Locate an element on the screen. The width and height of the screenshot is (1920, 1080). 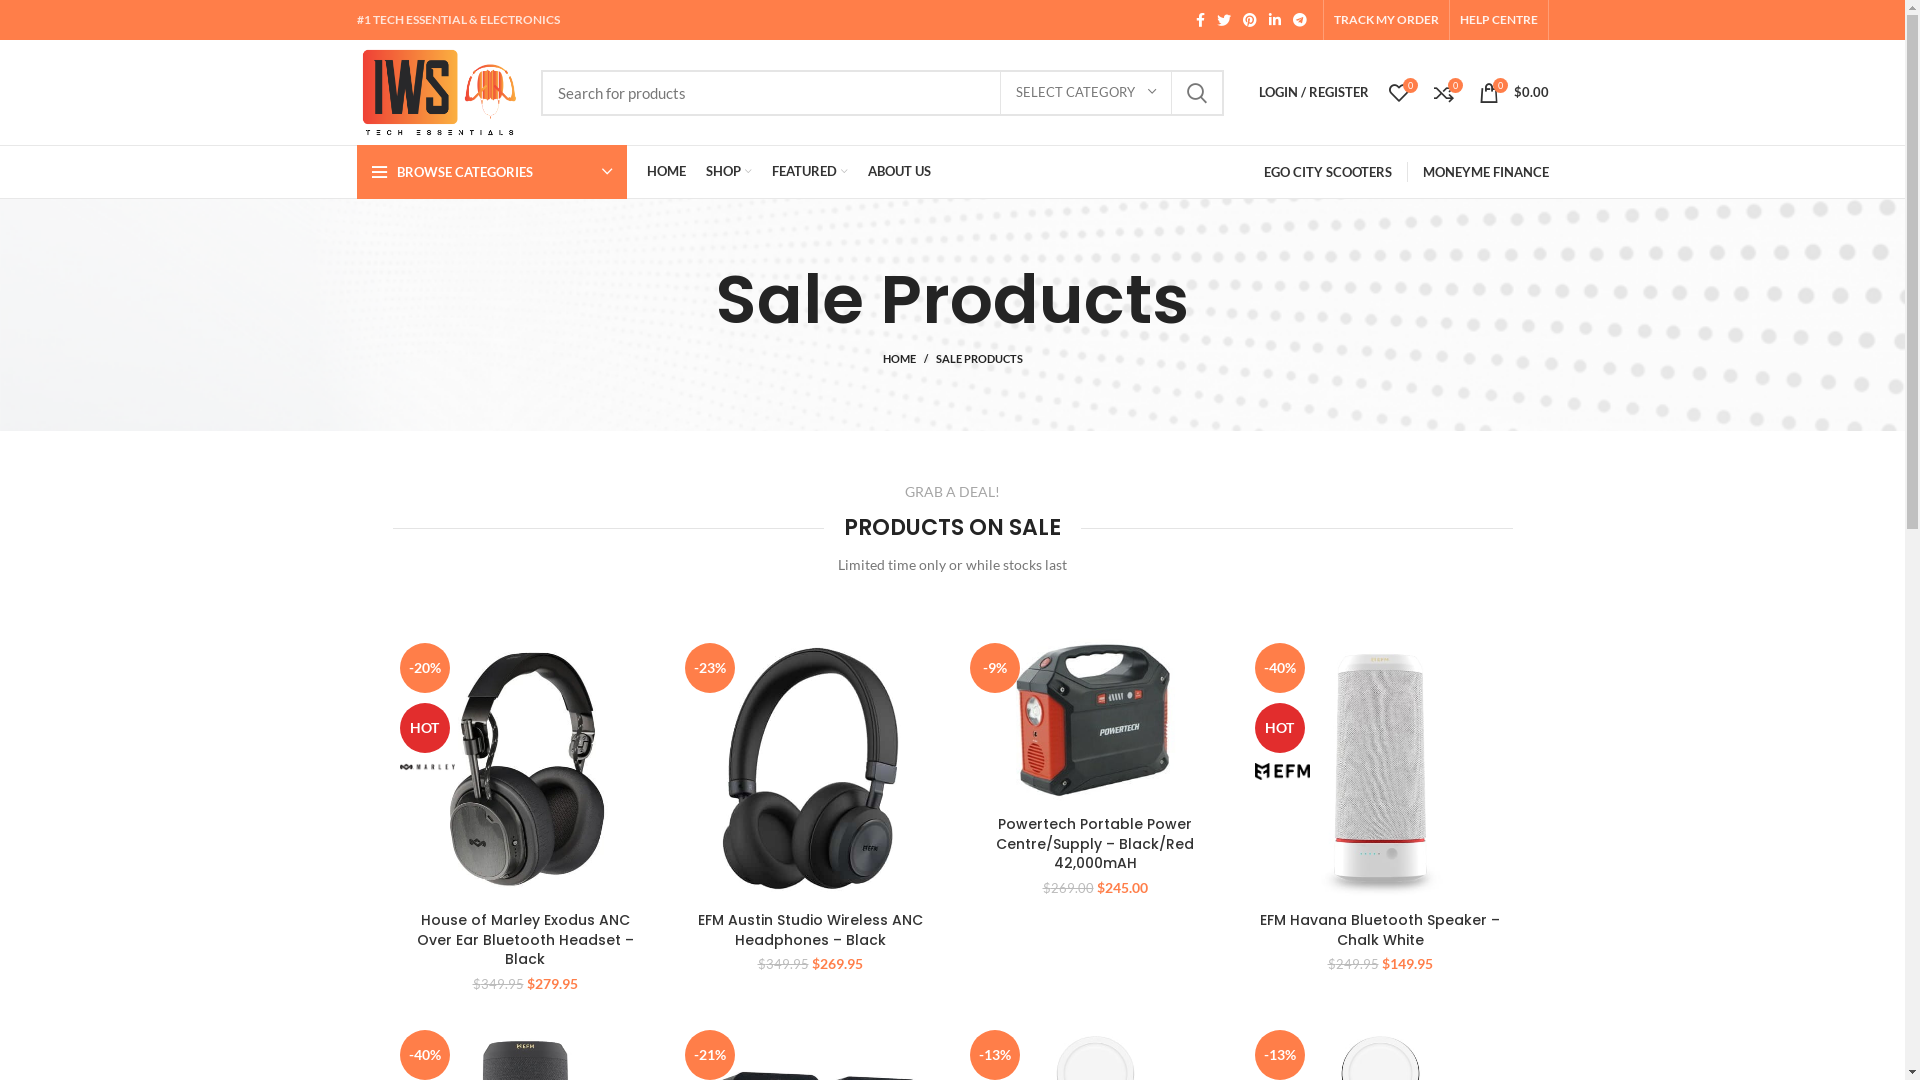
'-40% is located at coordinates (1379, 767).